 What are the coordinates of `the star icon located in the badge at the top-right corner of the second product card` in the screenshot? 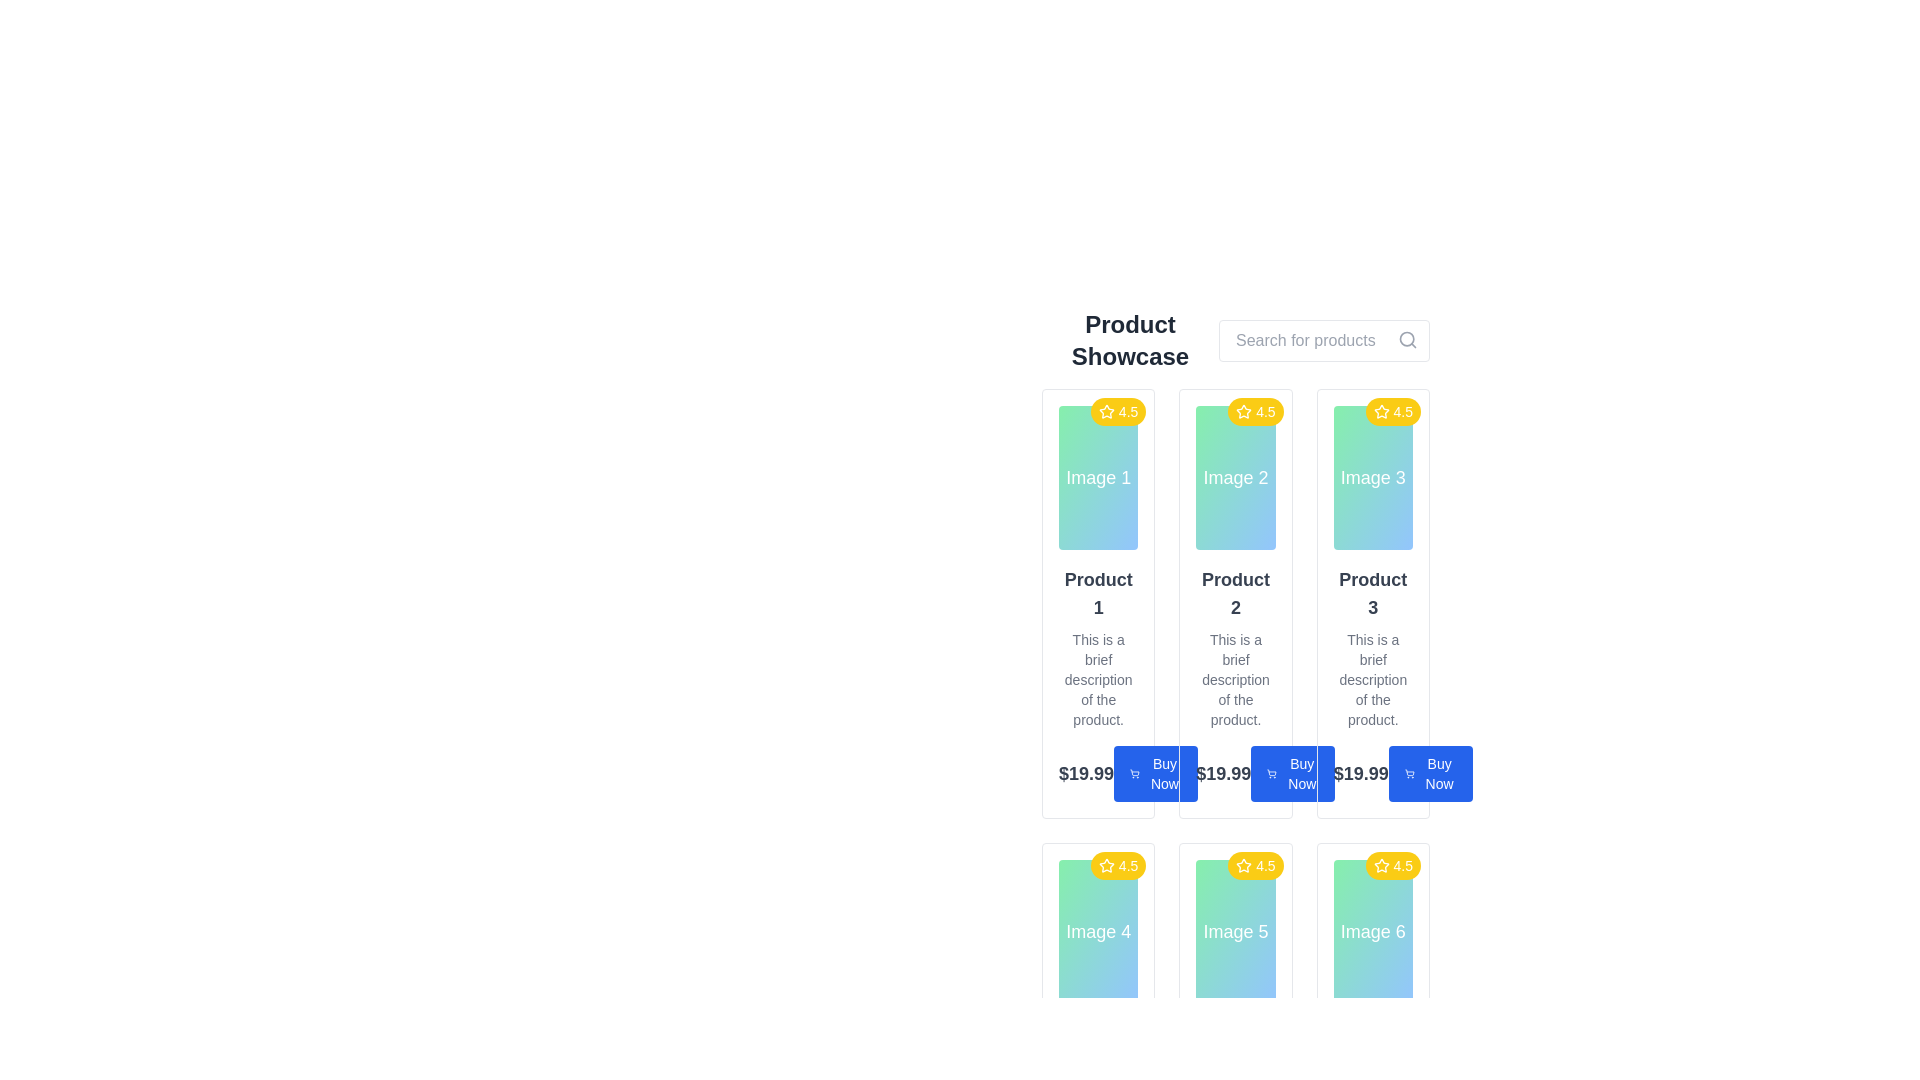 It's located at (1242, 411).